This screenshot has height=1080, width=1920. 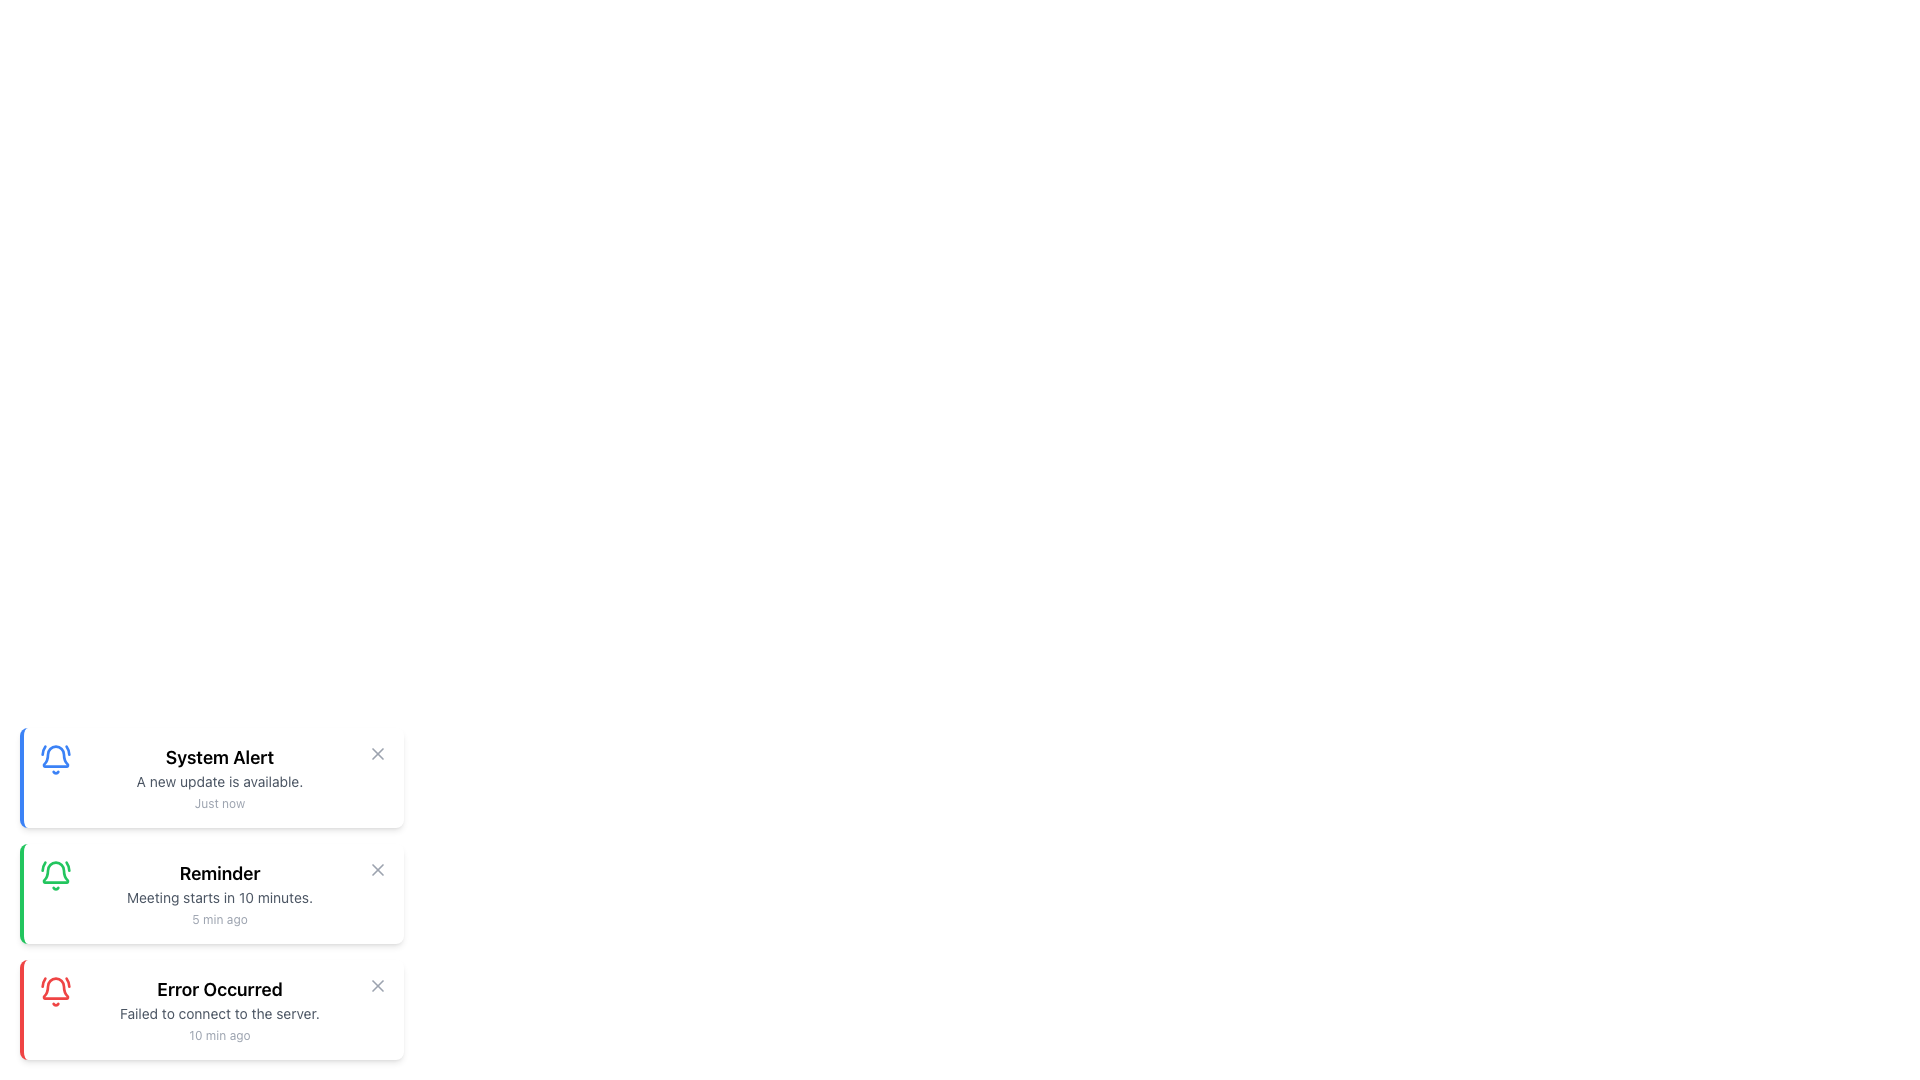 I want to click on the dismiss button located at the top-right corner of the 'Reminder' notification card, so click(x=378, y=869).